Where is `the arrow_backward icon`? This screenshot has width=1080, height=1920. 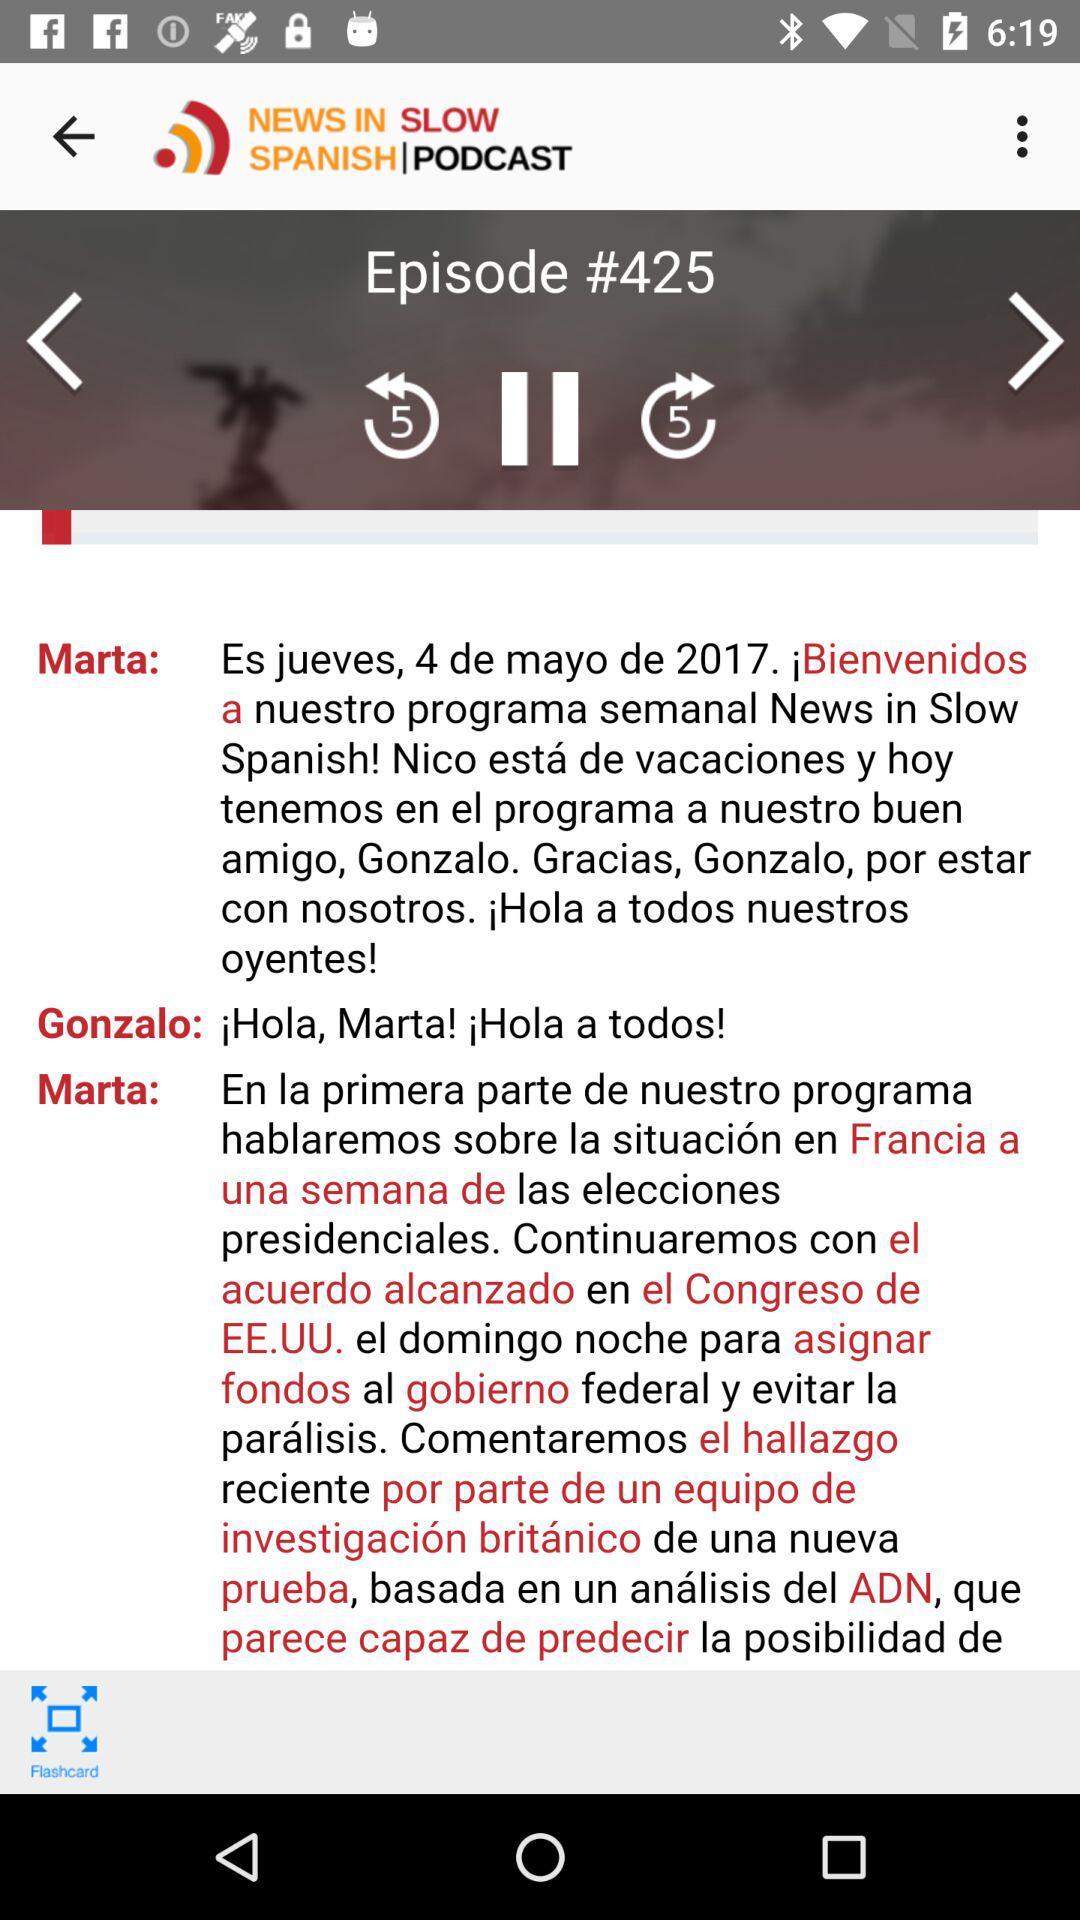
the arrow_backward icon is located at coordinates (53, 344).